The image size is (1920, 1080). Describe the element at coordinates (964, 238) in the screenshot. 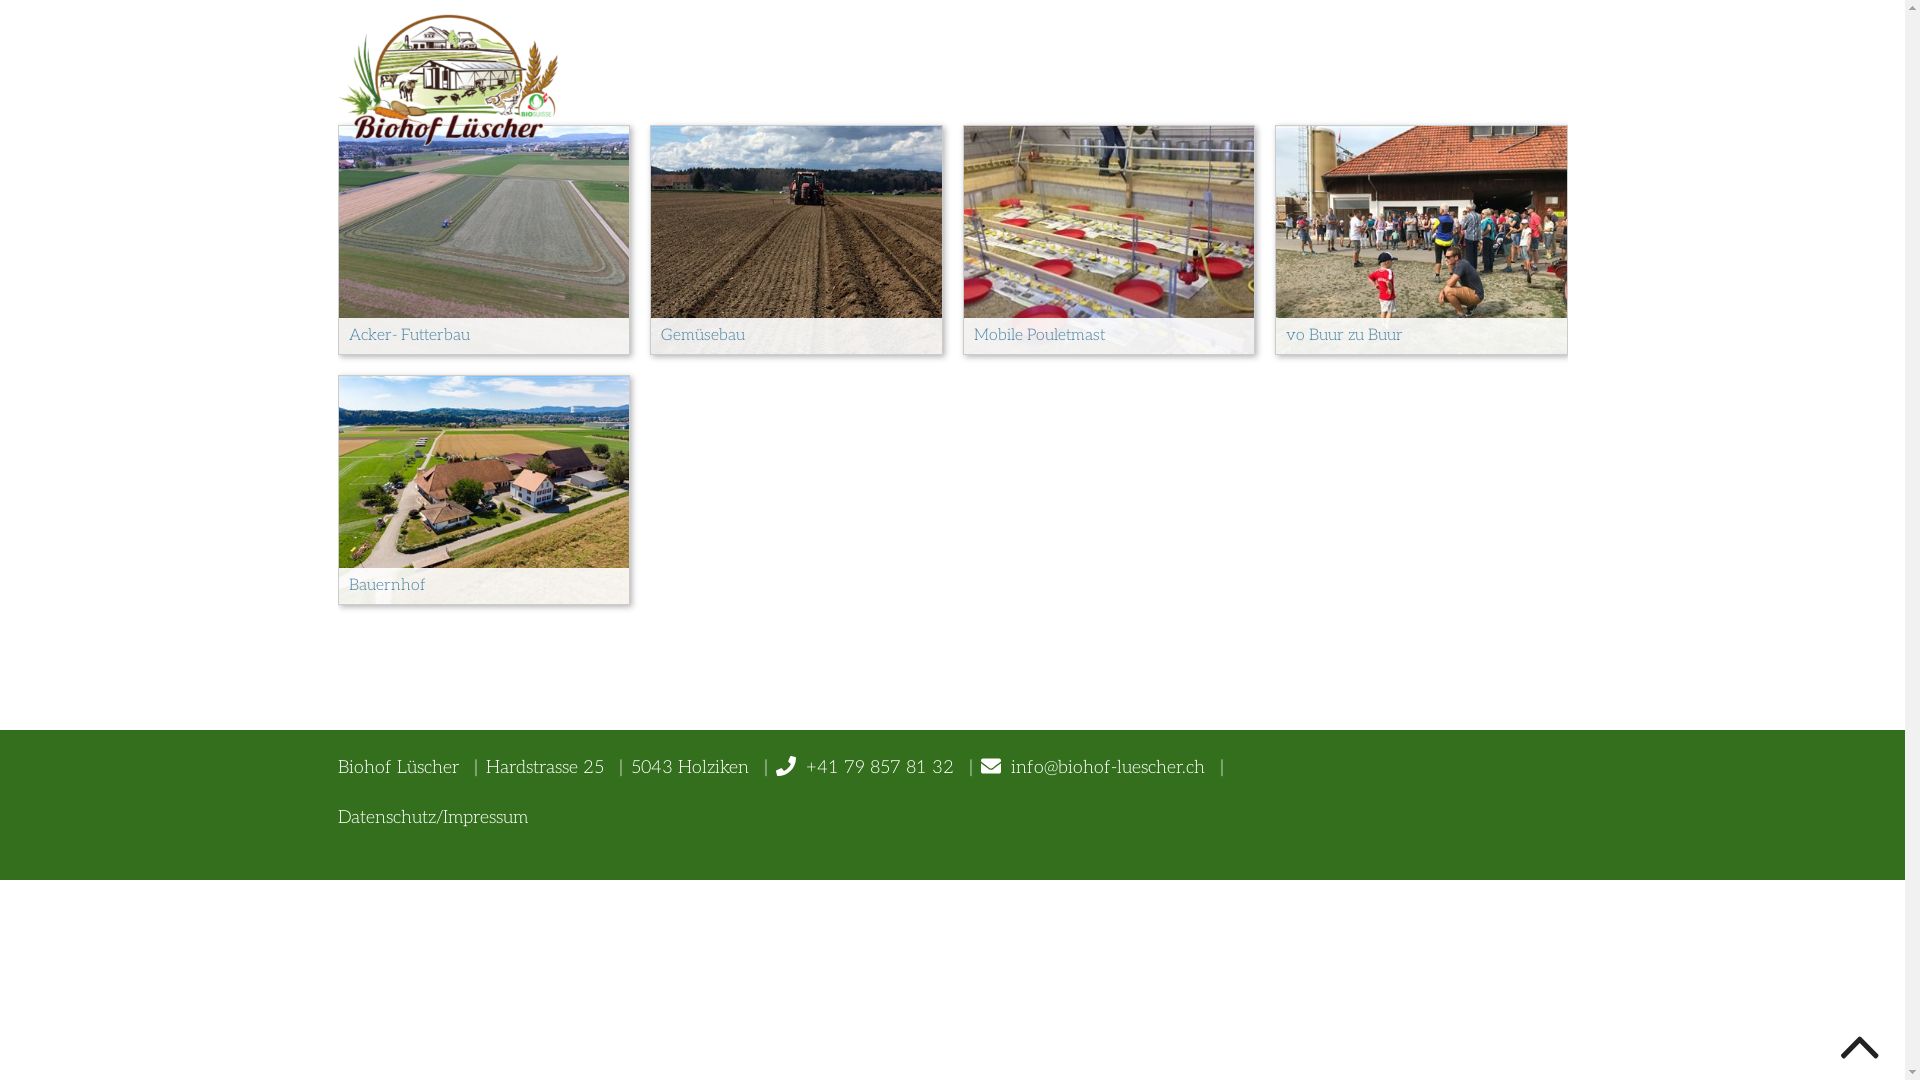

I see `'Mobile Pouletmast'` at that location.